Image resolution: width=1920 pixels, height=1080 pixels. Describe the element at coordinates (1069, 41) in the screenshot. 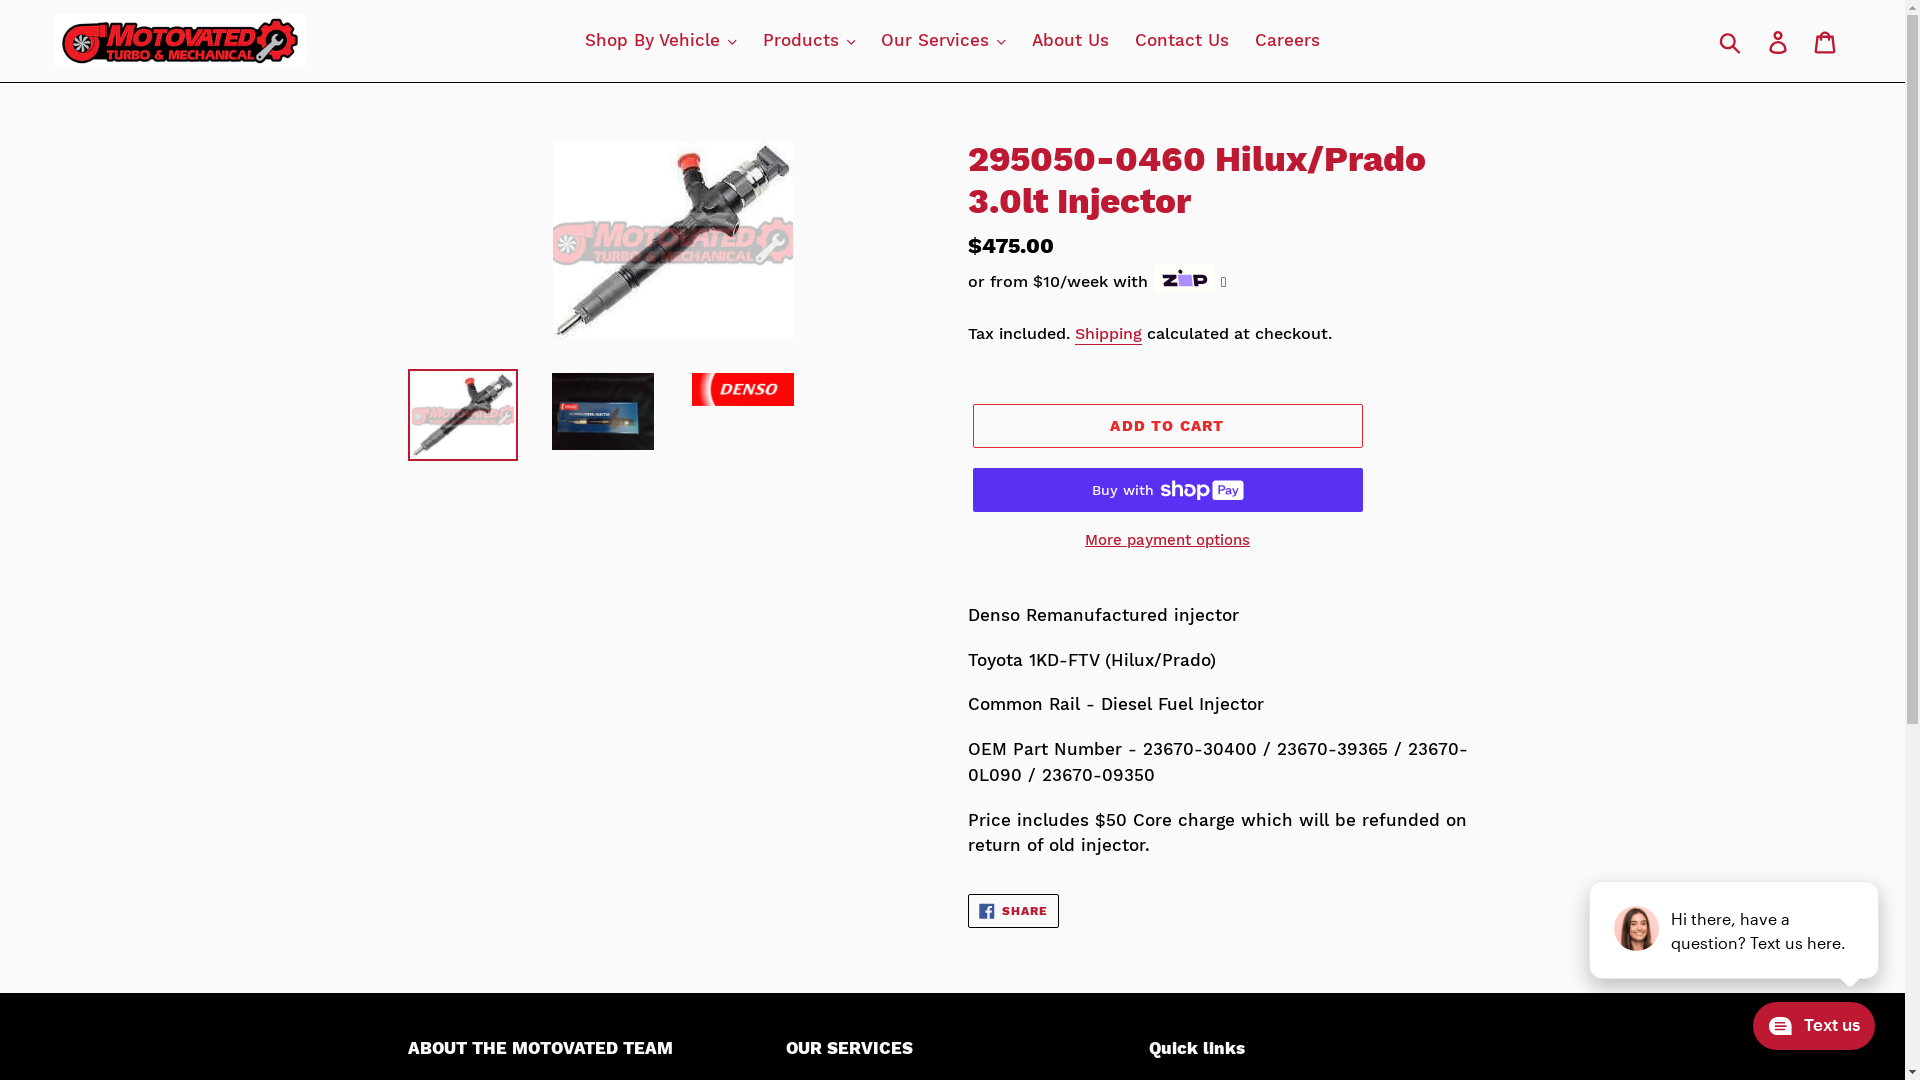

I see `'About Us'` at that location.